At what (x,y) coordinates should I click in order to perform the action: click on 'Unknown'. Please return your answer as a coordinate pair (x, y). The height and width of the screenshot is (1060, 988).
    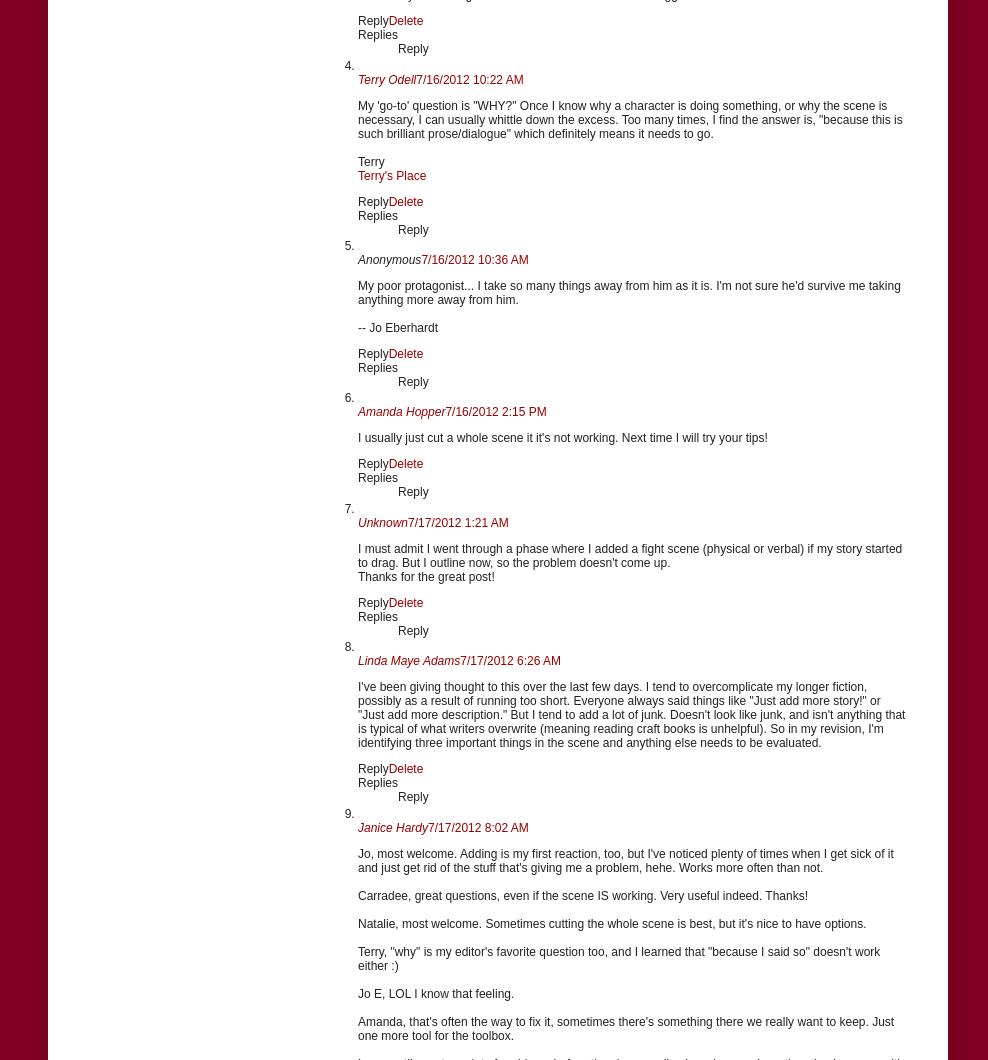
    Looking at the image, I should click on (382, 521).